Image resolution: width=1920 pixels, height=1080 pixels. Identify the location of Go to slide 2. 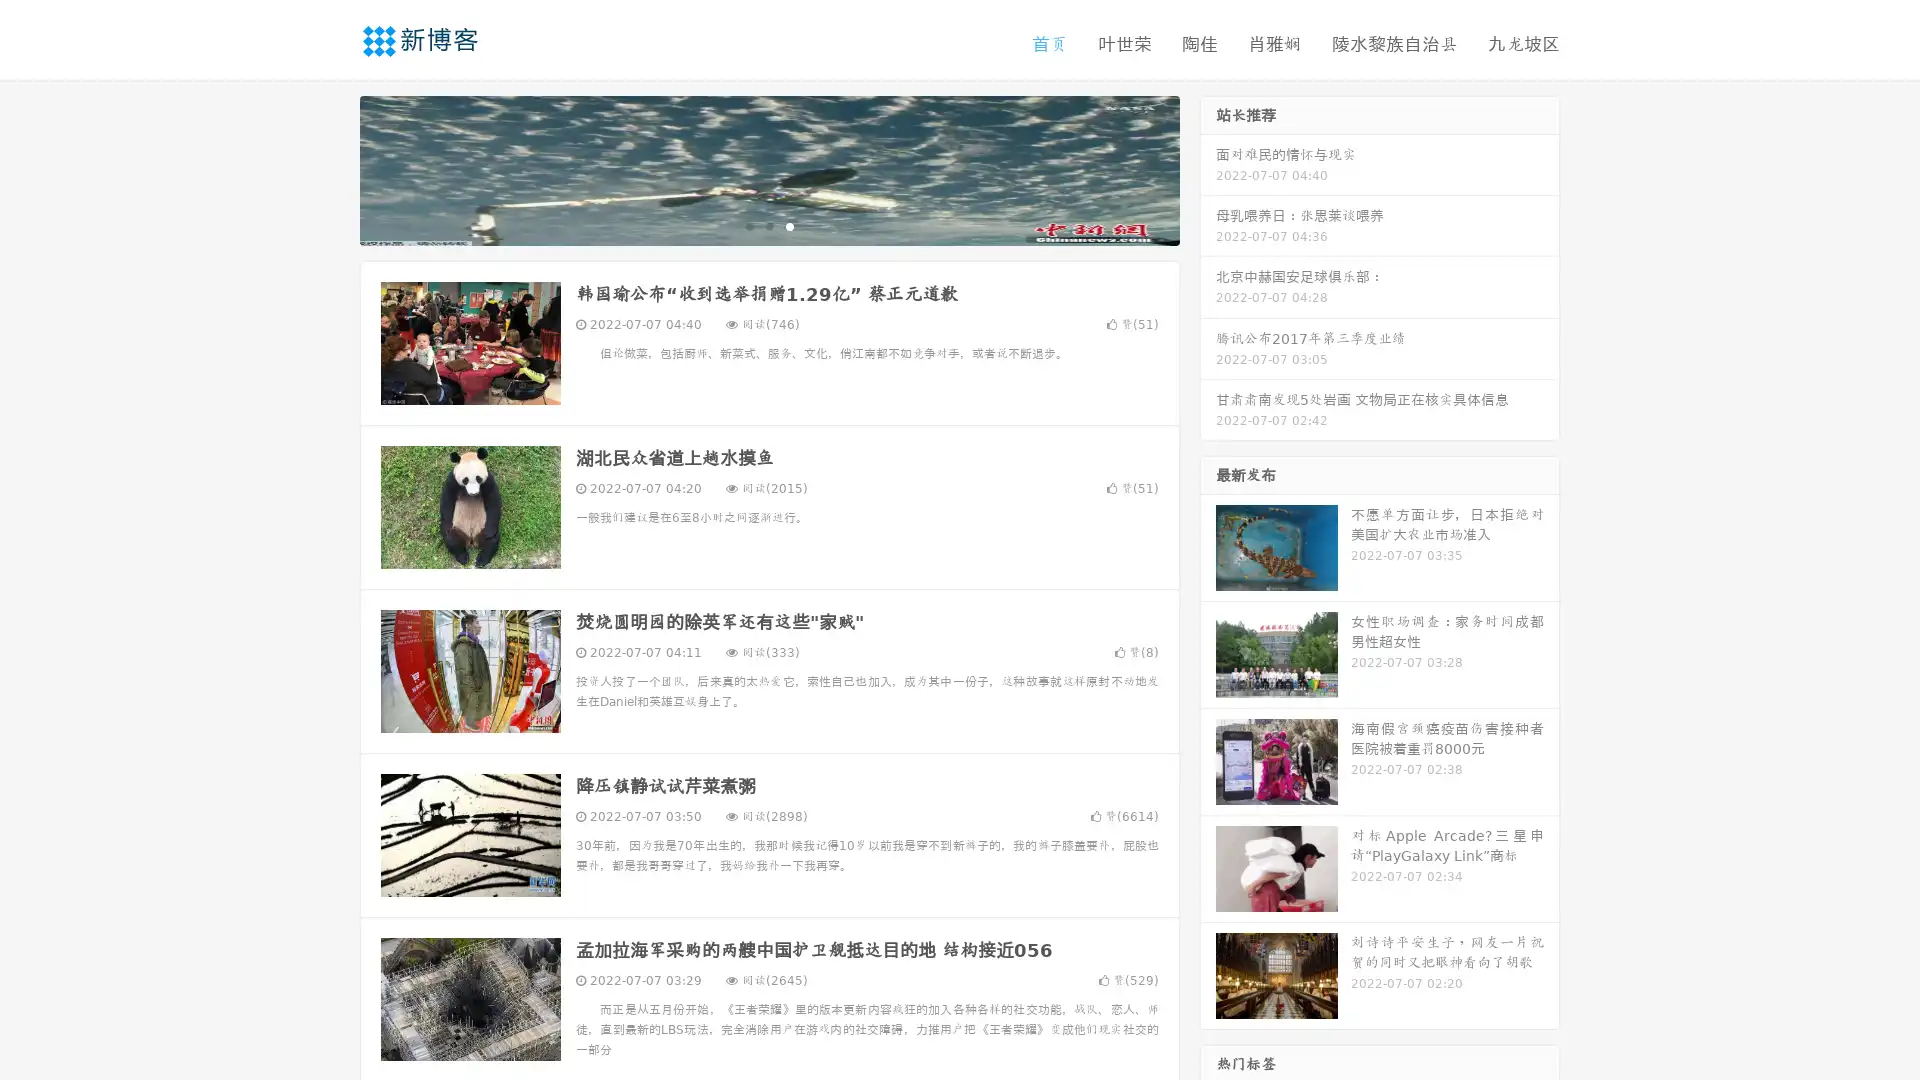
(768, 225).